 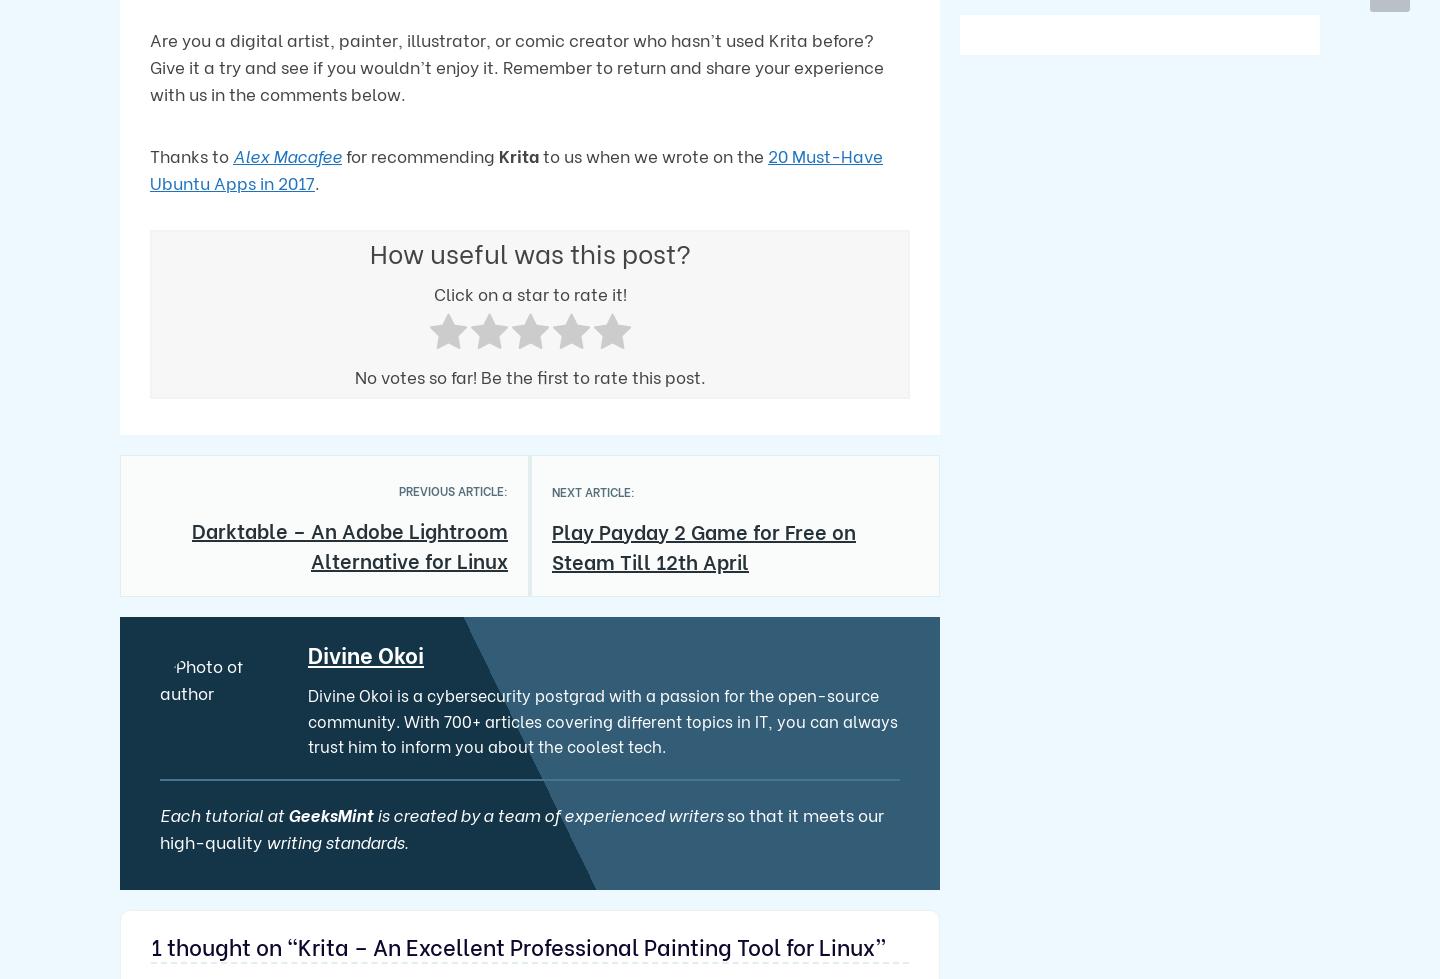 What do you see at coordinates (528, 251) in the screenshot?
I see `'How useful was this post?'` at bounding box center [528, 251].